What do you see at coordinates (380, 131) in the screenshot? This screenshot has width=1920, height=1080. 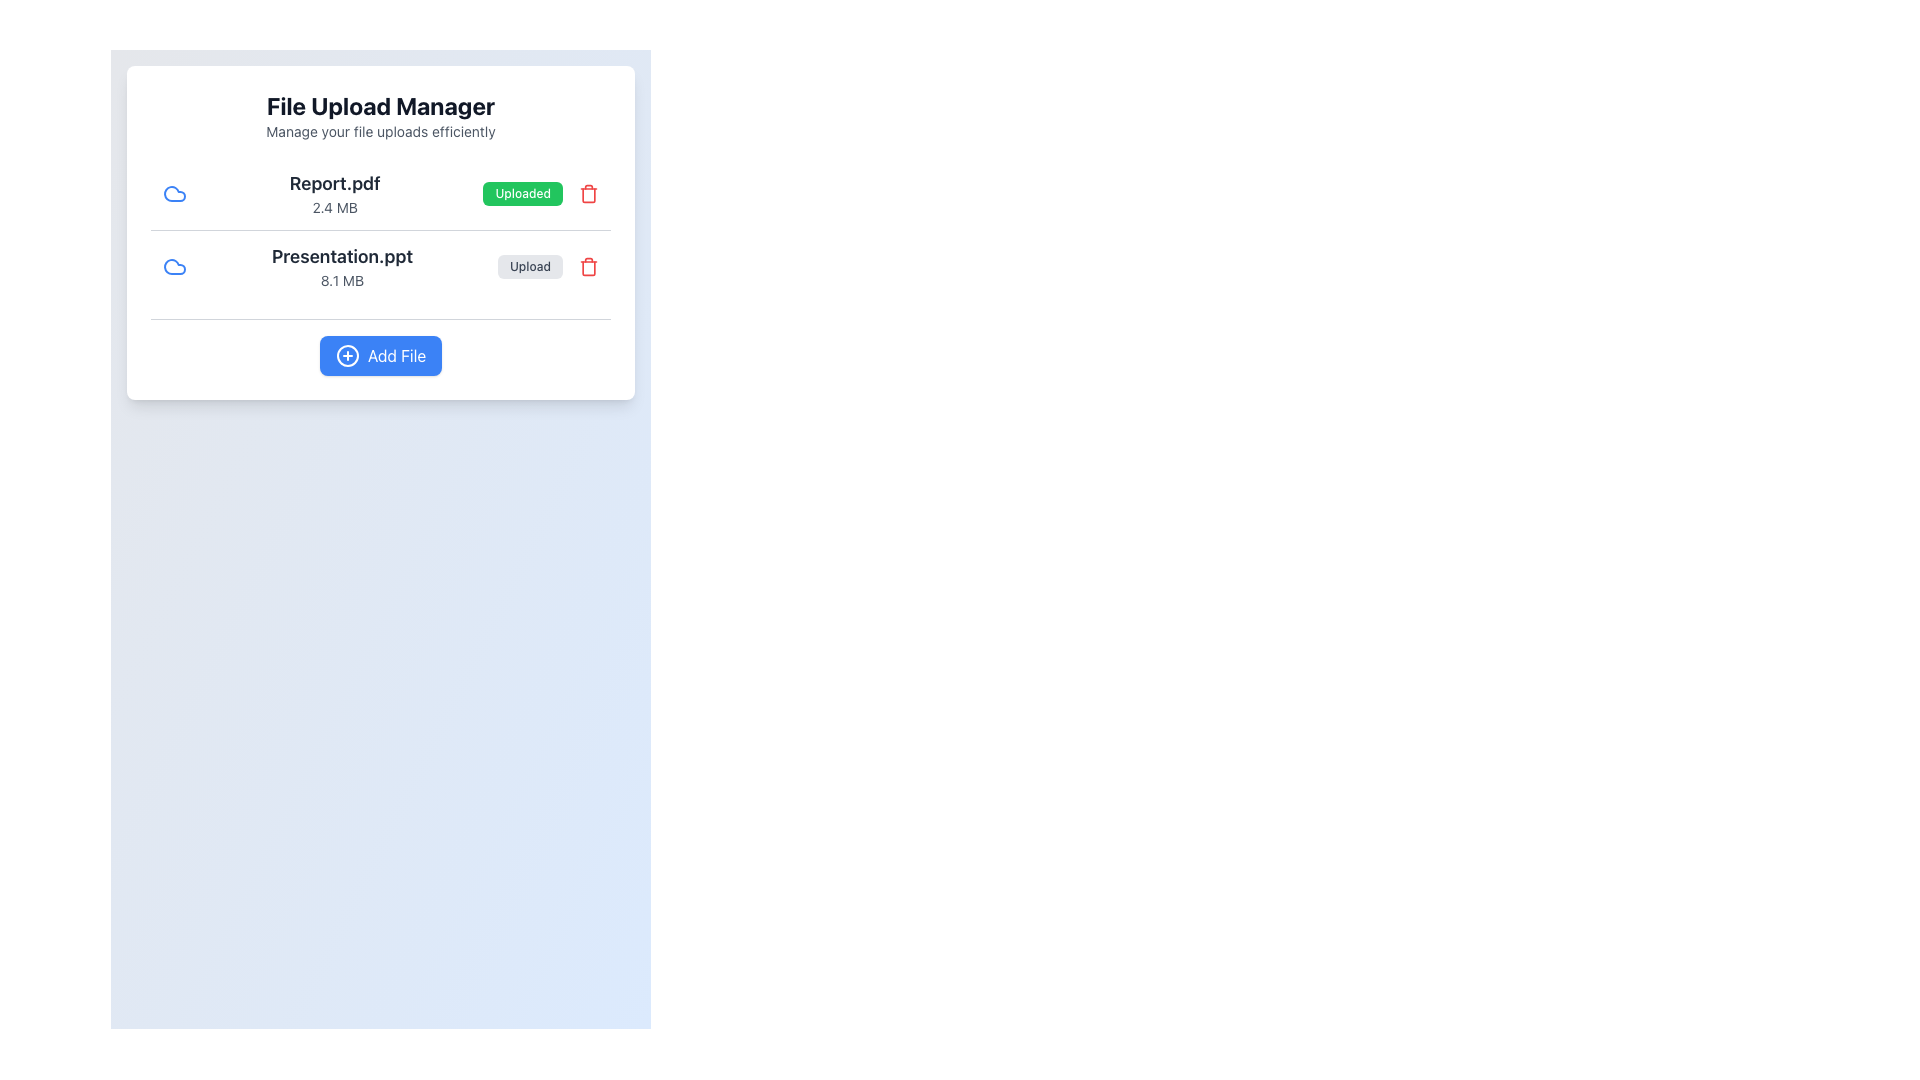 I see `the Static Text element that provides a brief description for the file upload management functionality, located near the top center of the application window` at bounding box center [380, 131].